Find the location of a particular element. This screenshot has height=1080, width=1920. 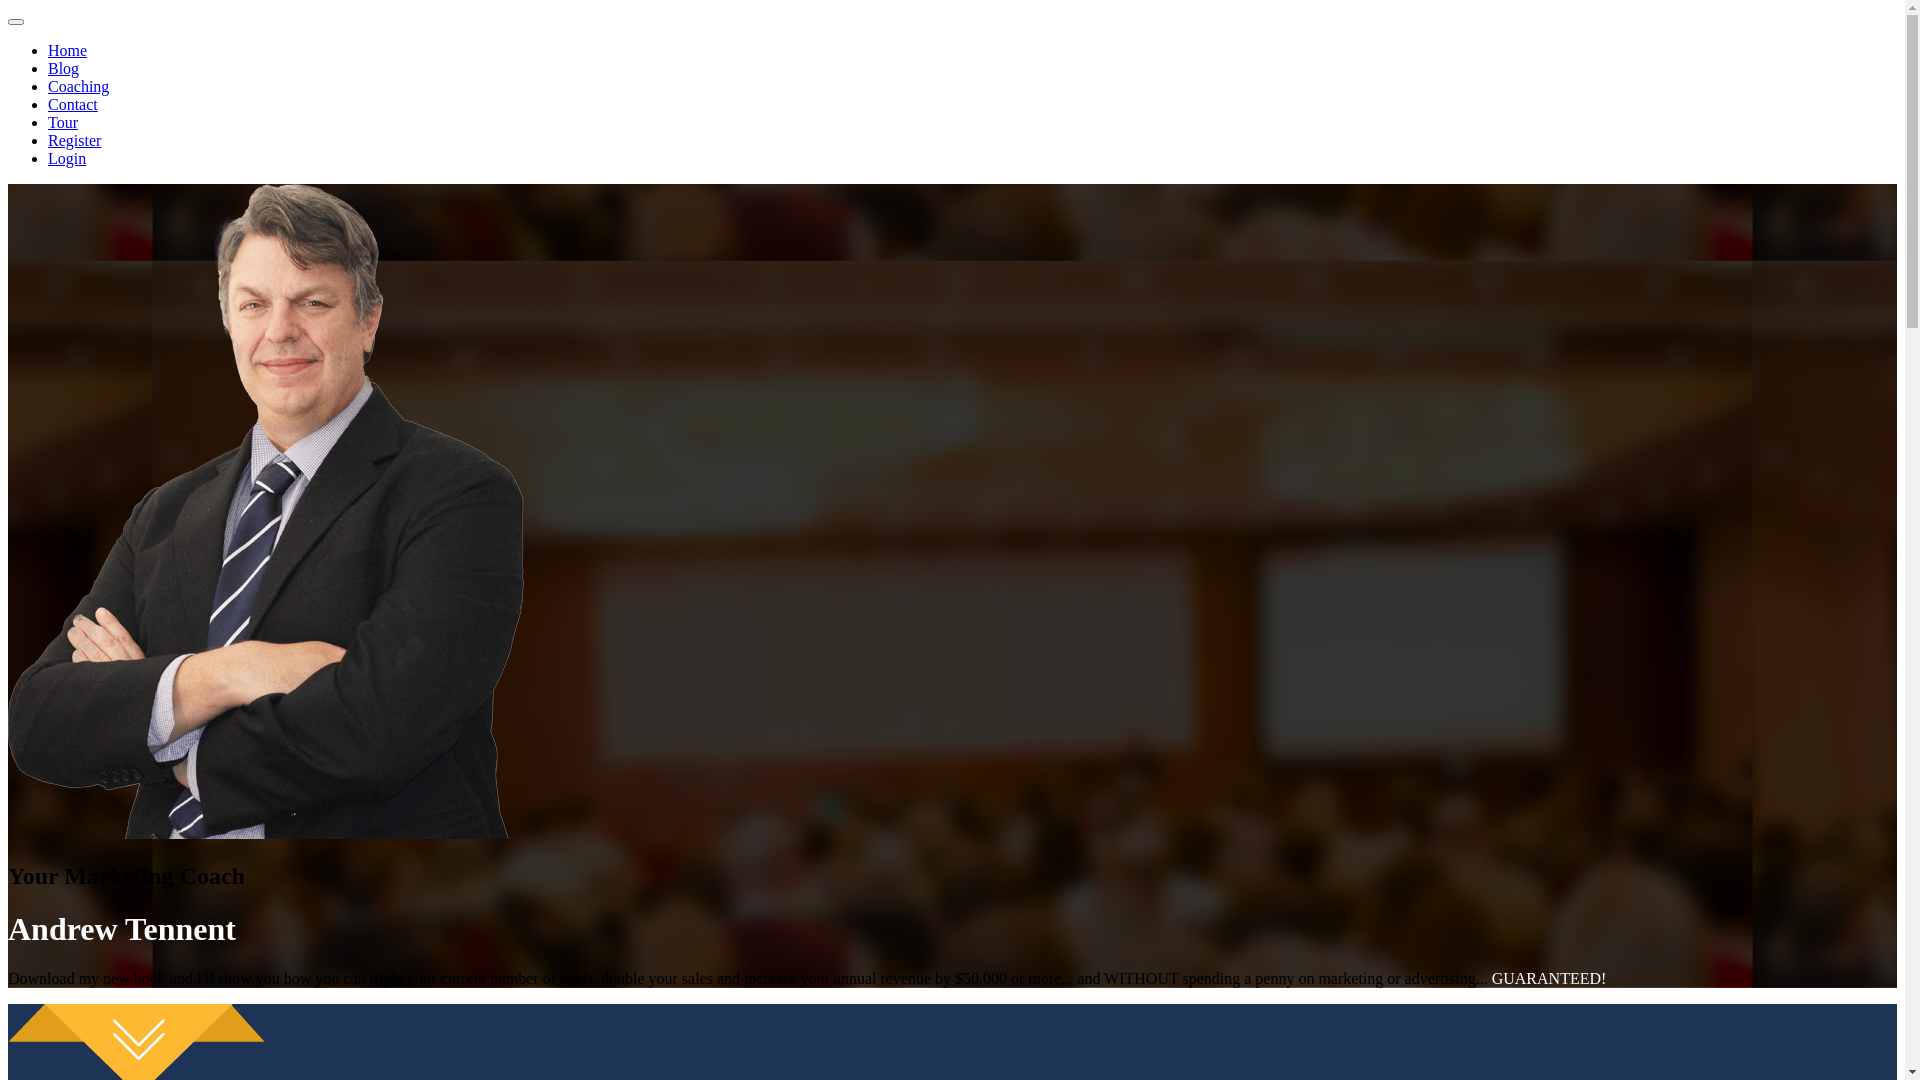

'Blog' is located at coordinates (48, 67).